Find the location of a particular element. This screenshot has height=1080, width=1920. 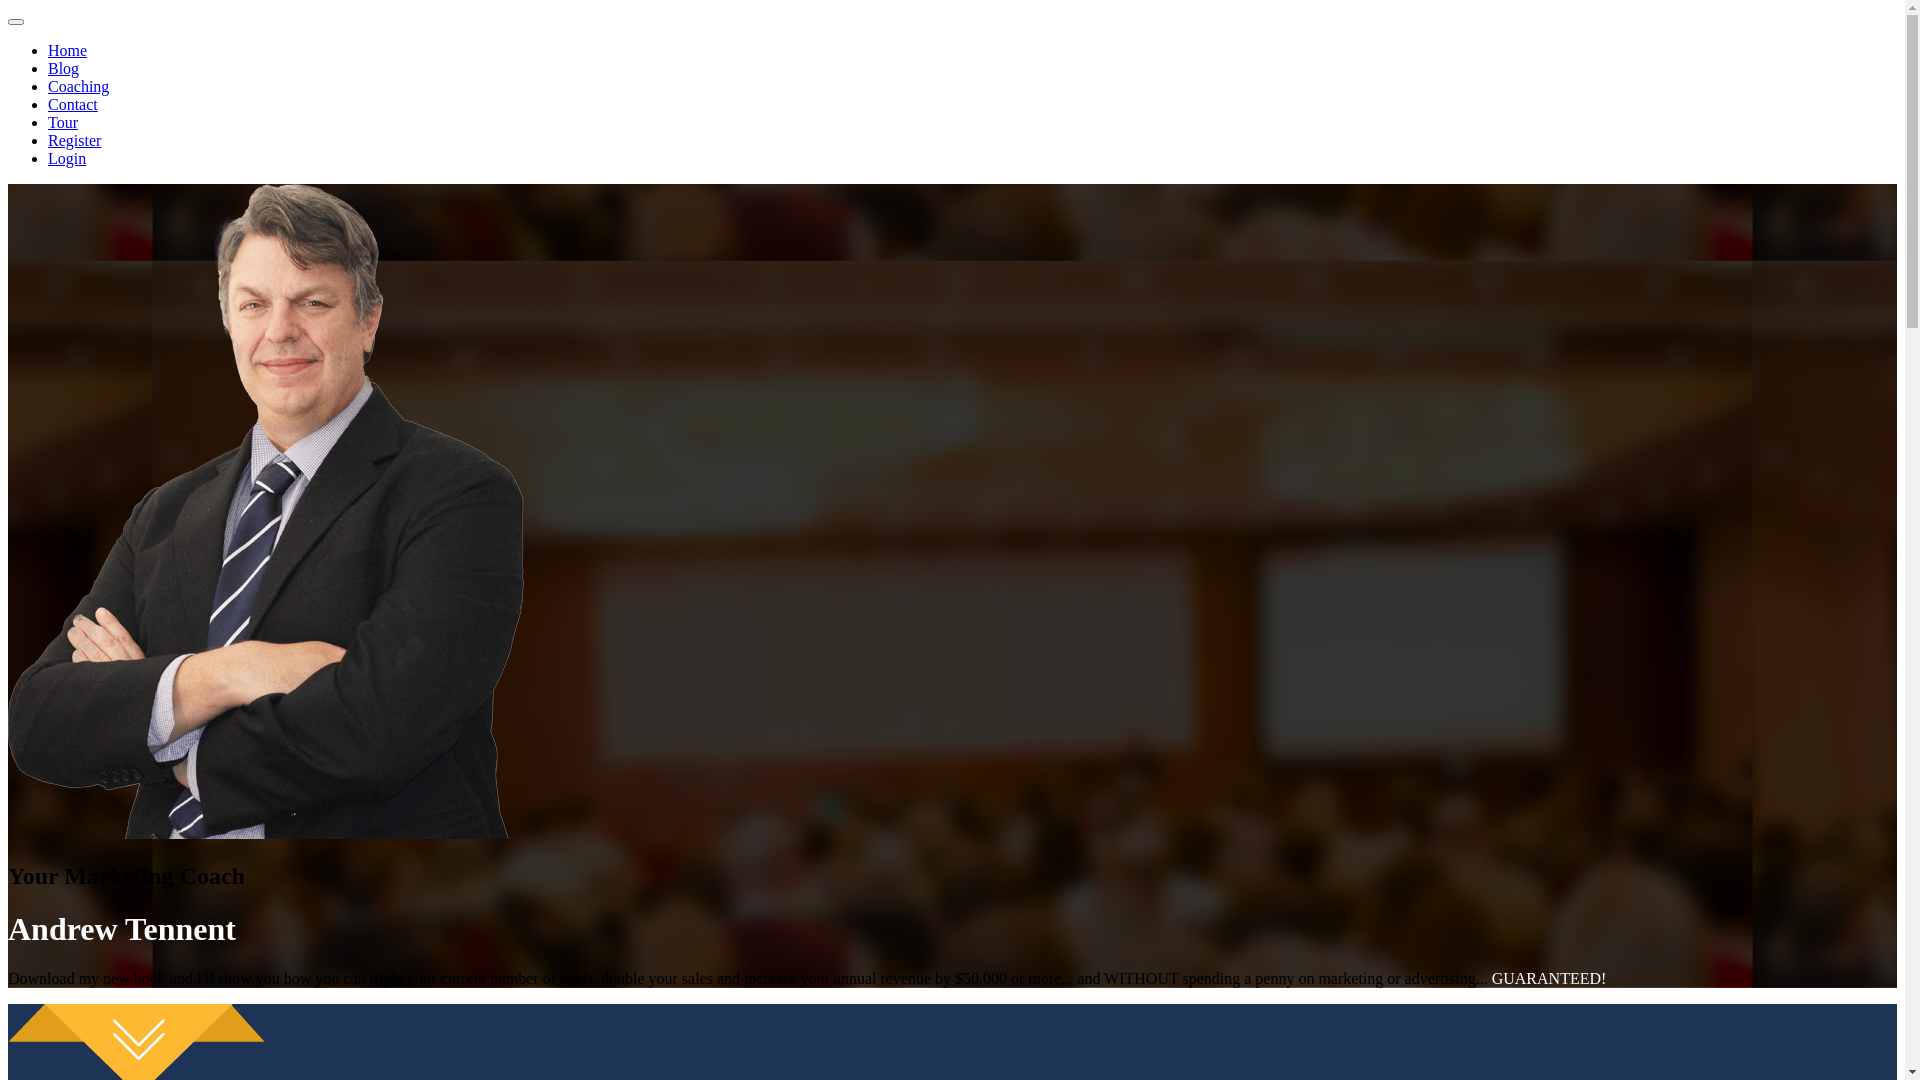

'Blog' is located at coordinates (48, 67).